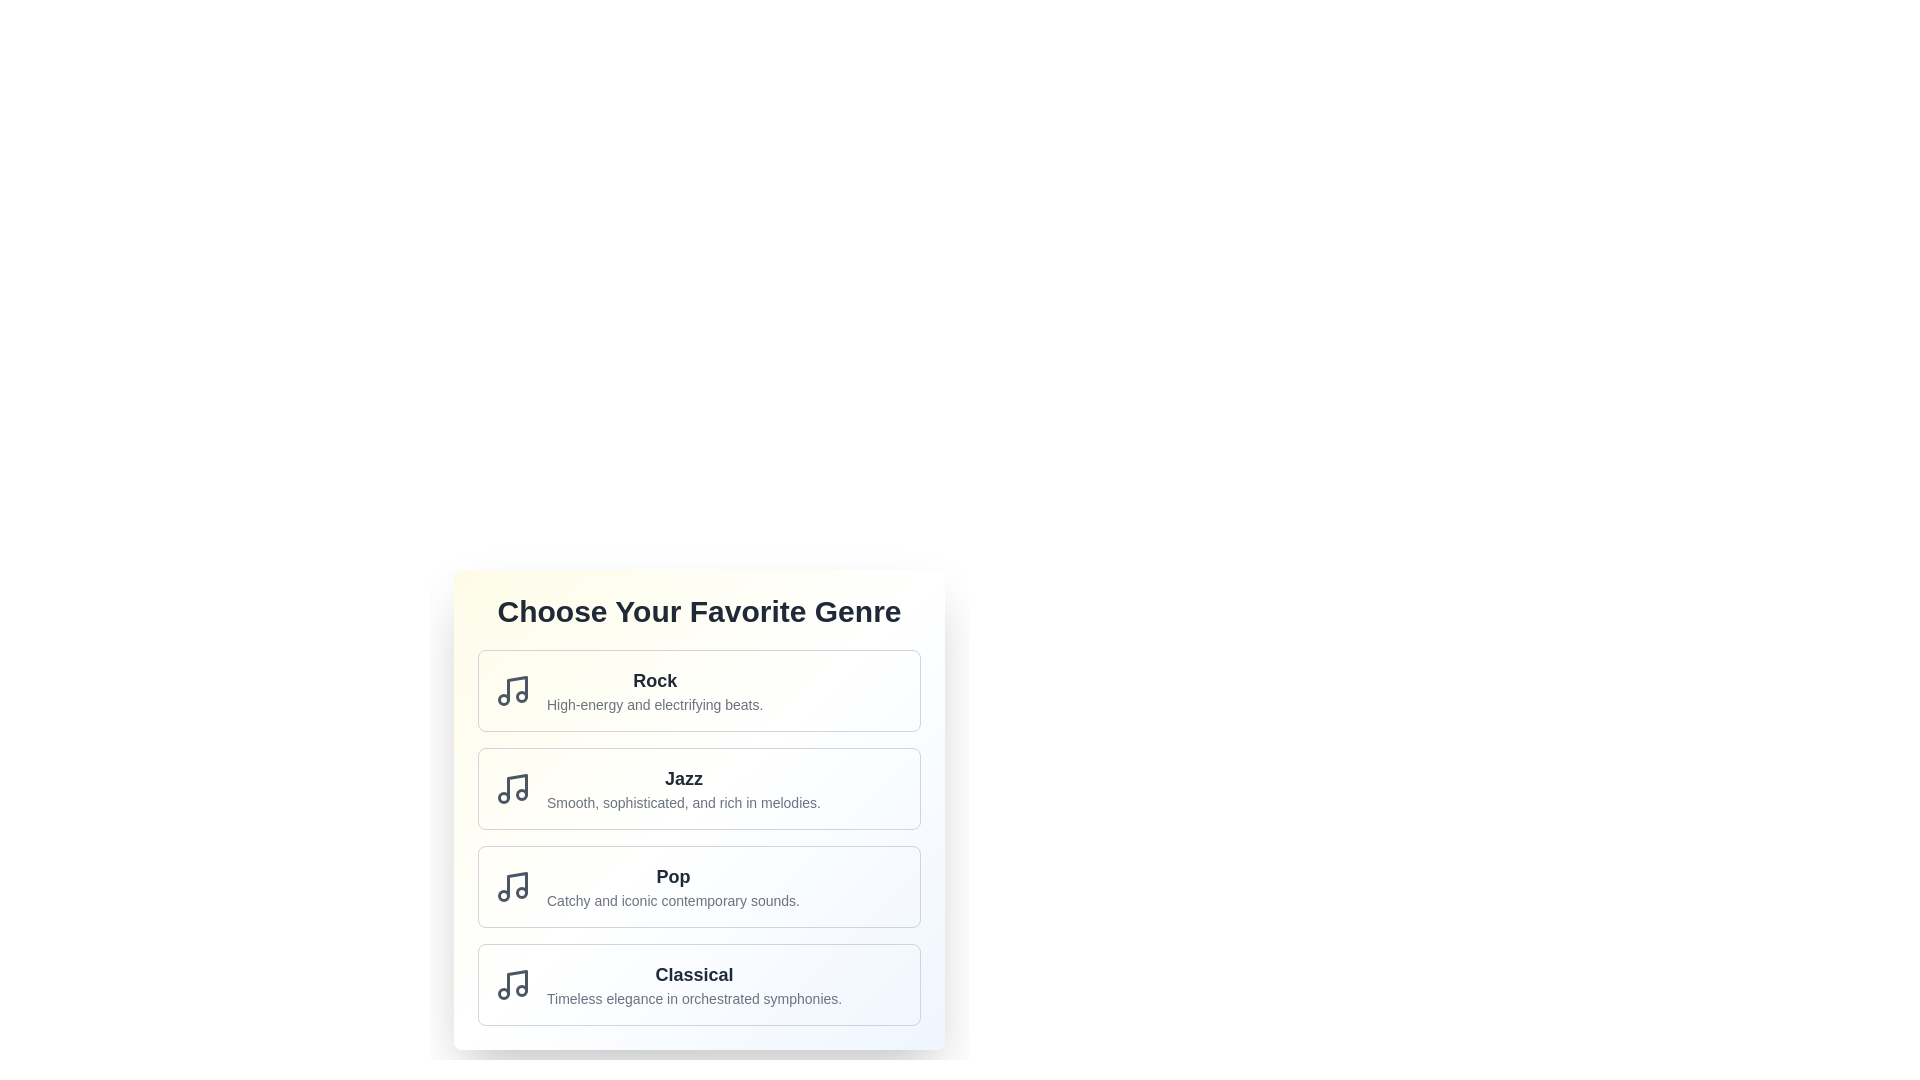 This screenshot has height=1080, width=1920. I want to click on the musical note icon located in the second row of the music genre selection interface, which is aligned with the 'Jazz' caption for visual feedback, so click(517, 785).